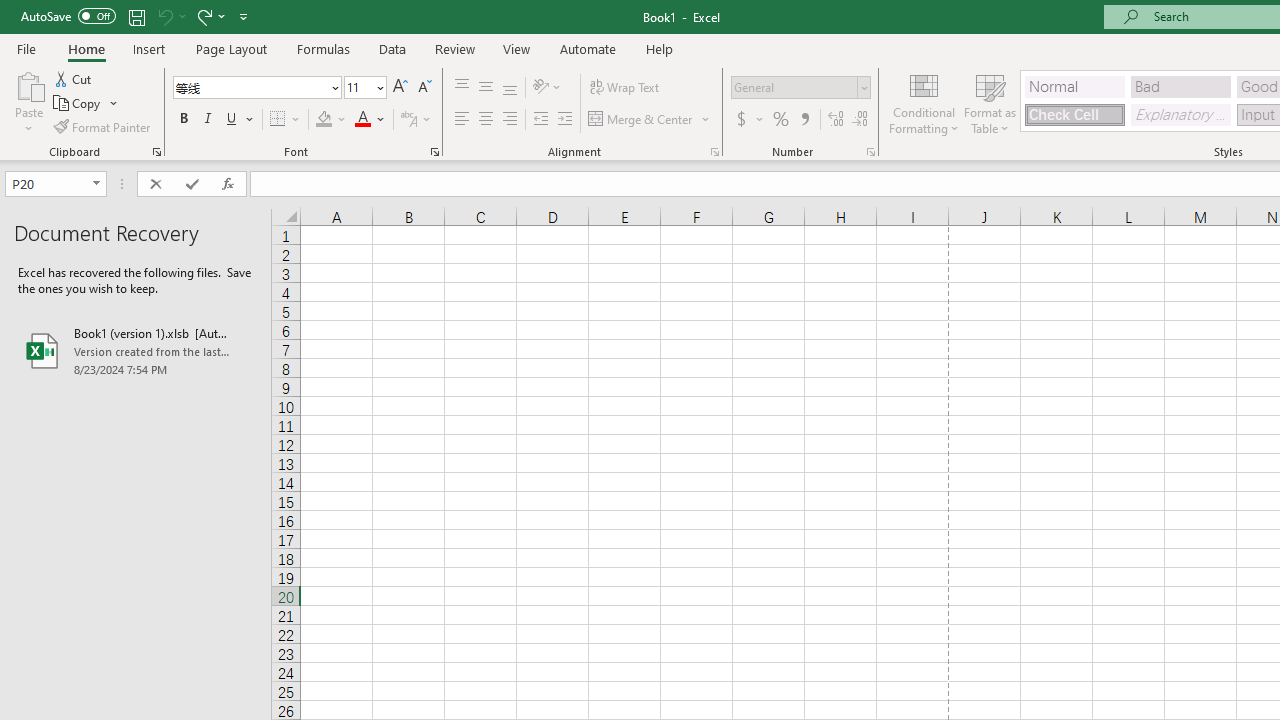  Describe the element at coordinates (285, 119) in the screenshot. I see `'Borders'` at that location.